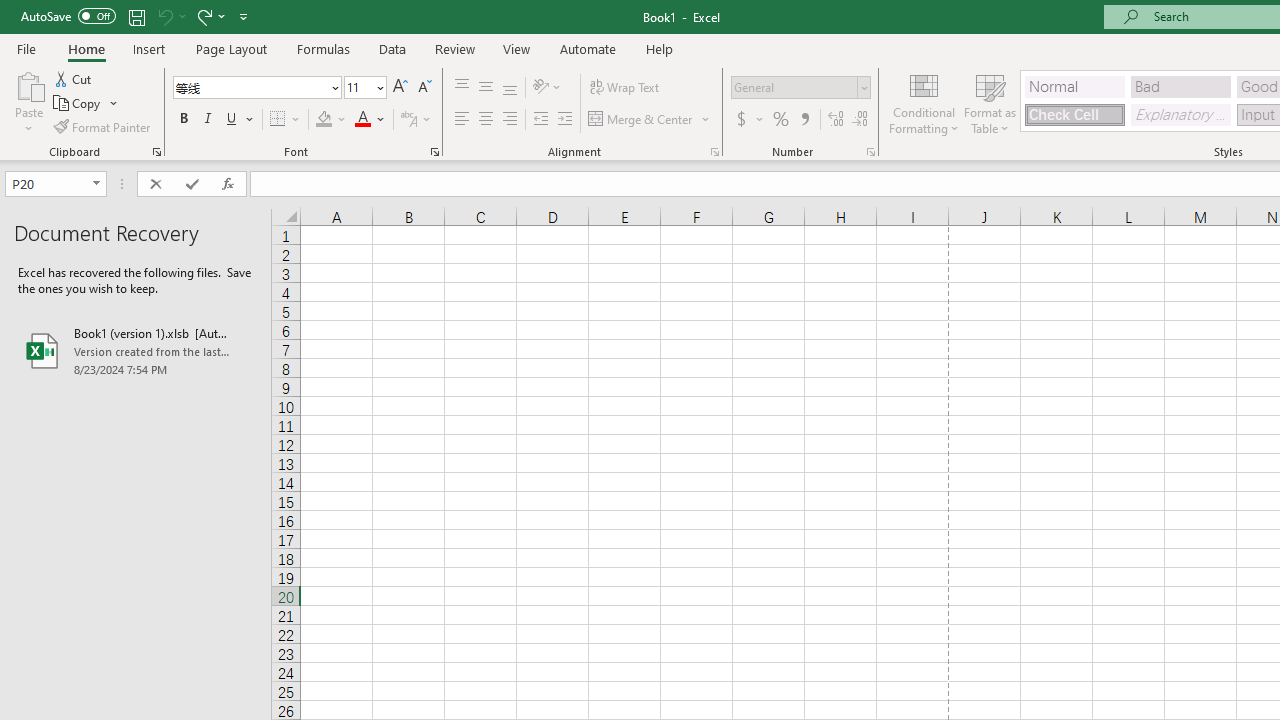  Describe the element at coordinates (285, 119) in the screenshot. I see `'Borders'` at that location.